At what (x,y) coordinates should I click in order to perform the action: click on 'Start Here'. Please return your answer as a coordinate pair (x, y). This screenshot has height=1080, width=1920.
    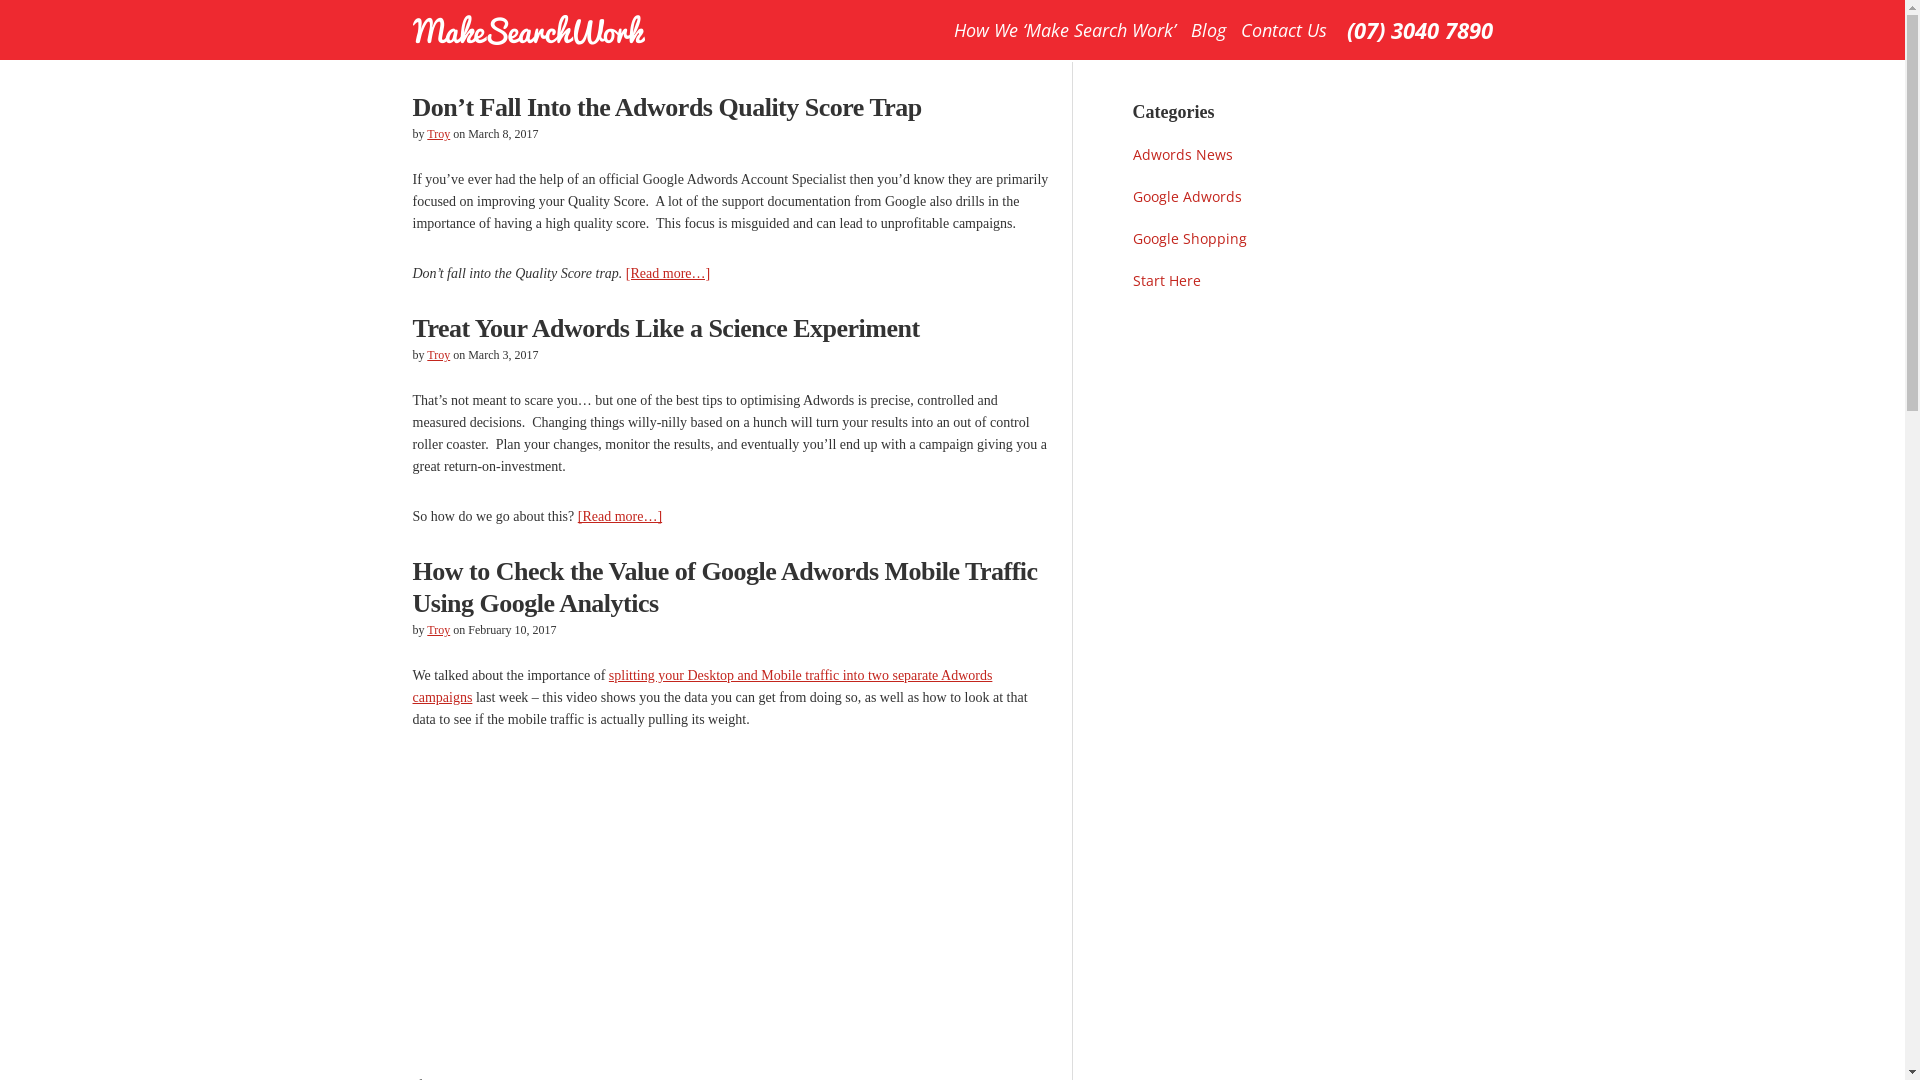
    Looking at the image, I should click on (1166, 280).